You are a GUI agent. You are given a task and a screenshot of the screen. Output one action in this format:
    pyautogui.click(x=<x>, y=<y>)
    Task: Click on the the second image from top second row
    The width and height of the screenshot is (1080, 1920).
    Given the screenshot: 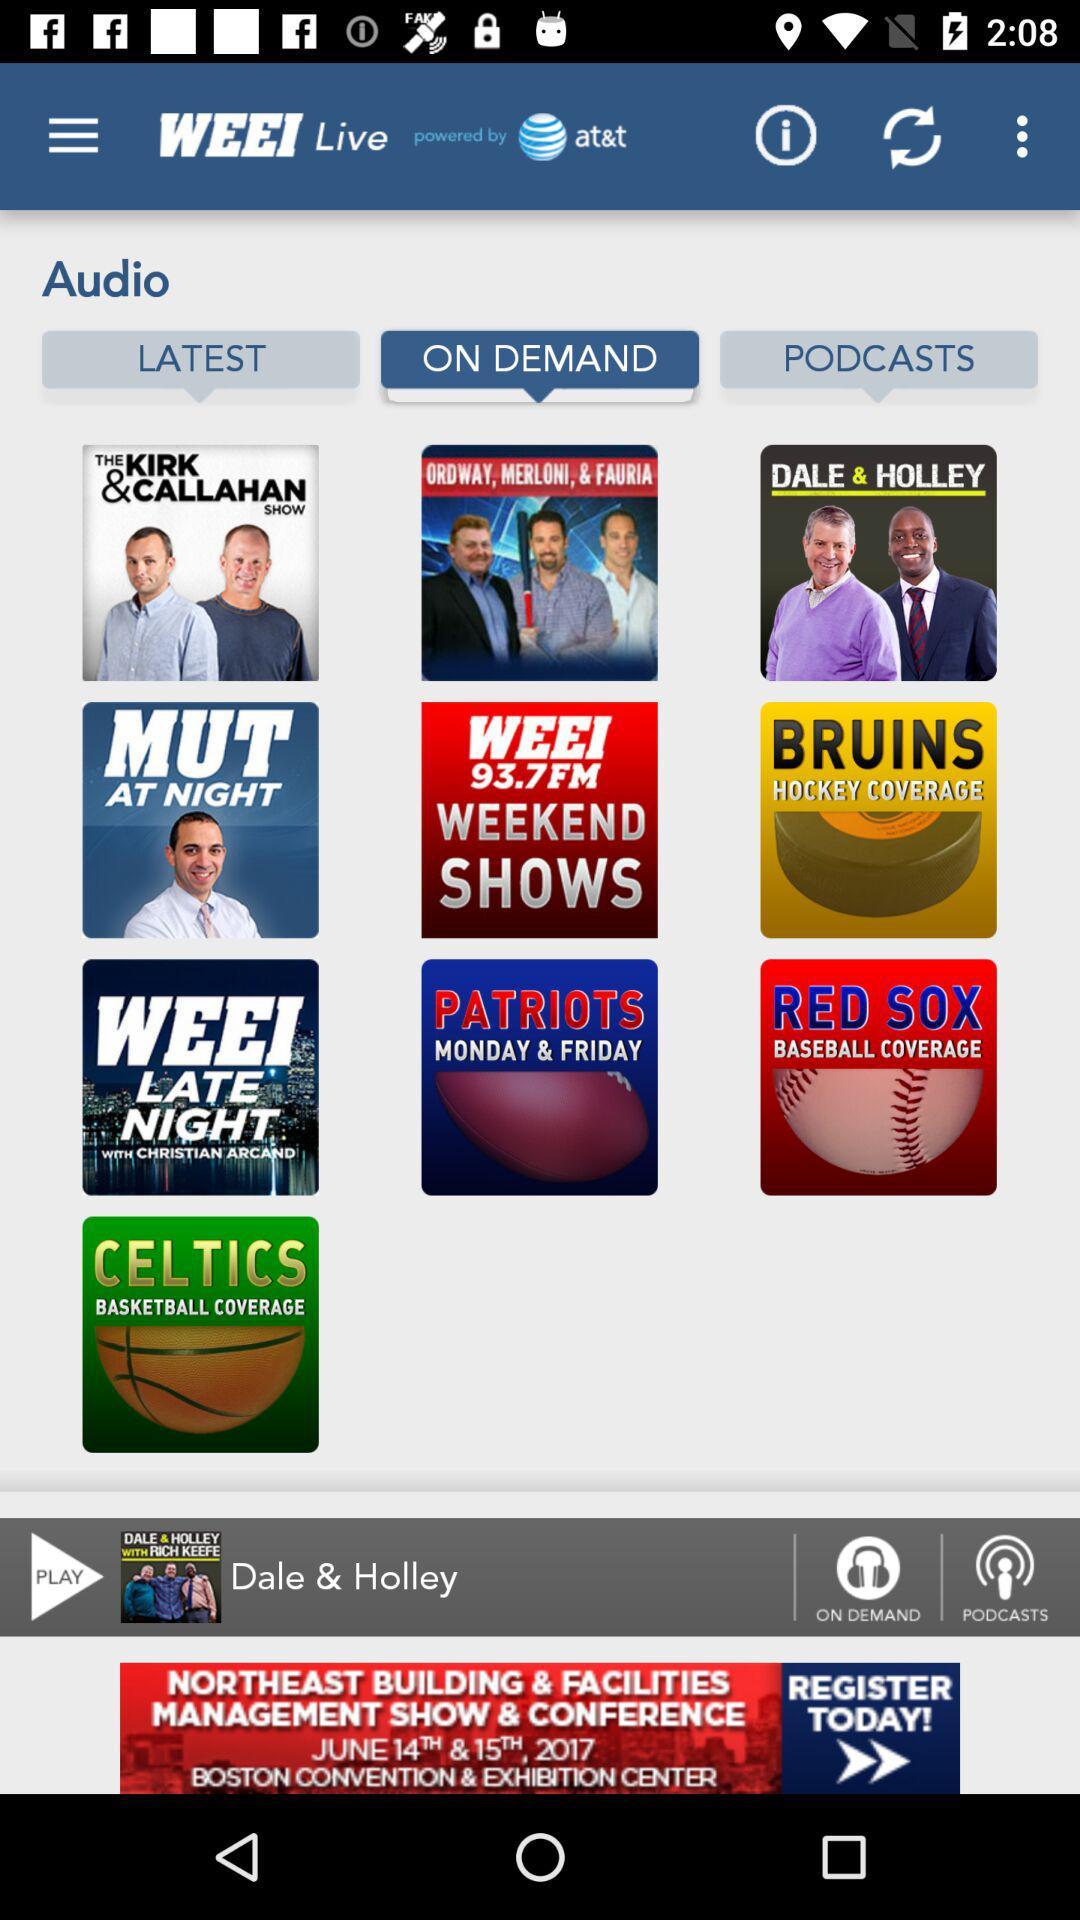 What is the action you would take?
    pyautogui.click(x=540, y=820)
    